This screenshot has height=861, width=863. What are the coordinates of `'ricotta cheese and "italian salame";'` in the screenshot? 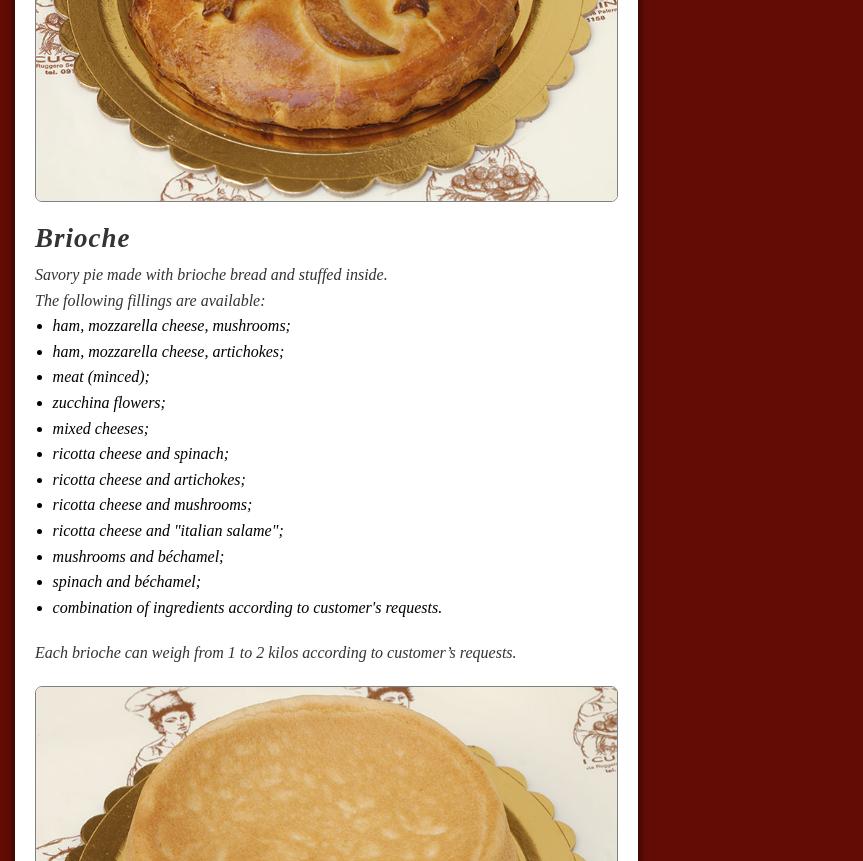 It's located at (166, 530).